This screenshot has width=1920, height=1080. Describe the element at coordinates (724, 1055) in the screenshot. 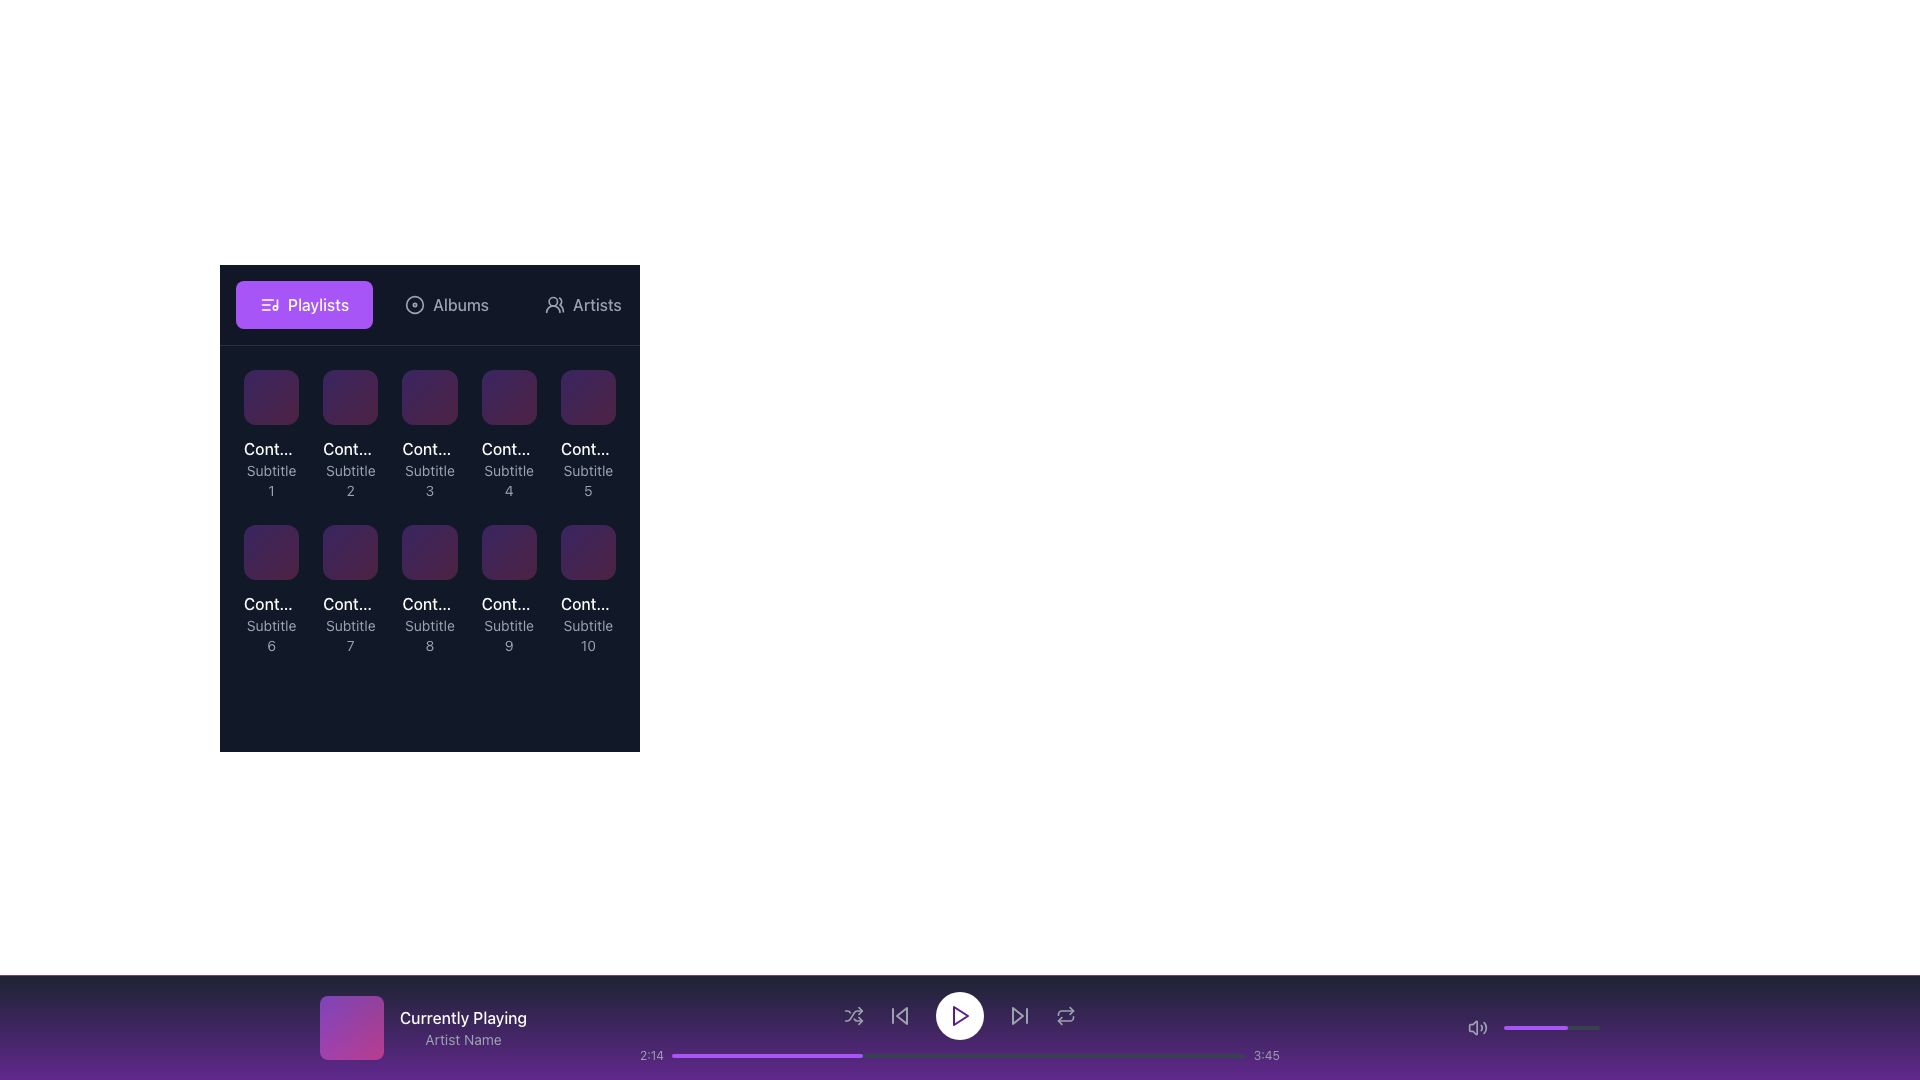

I see `the playback position` at that location.